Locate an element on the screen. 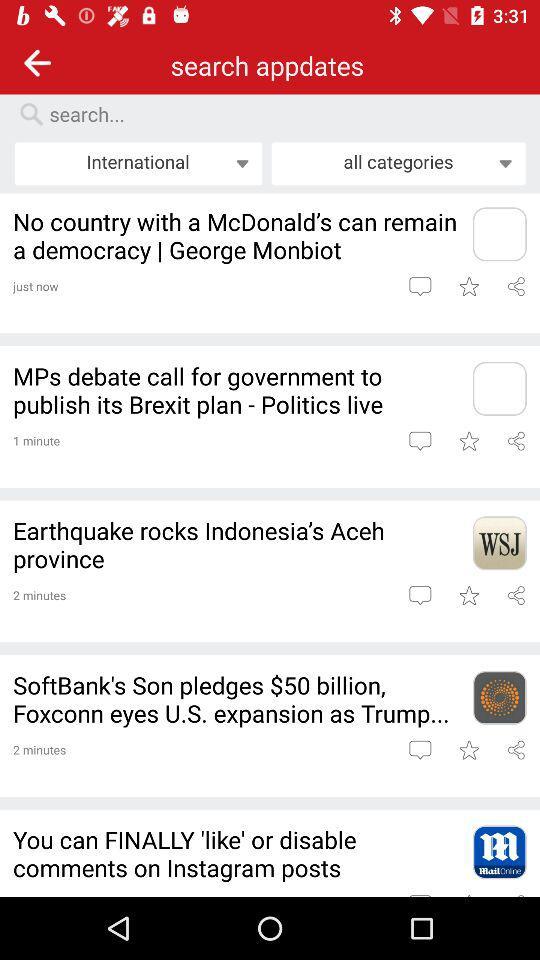  icon above international is located at coordinates (278, 114).